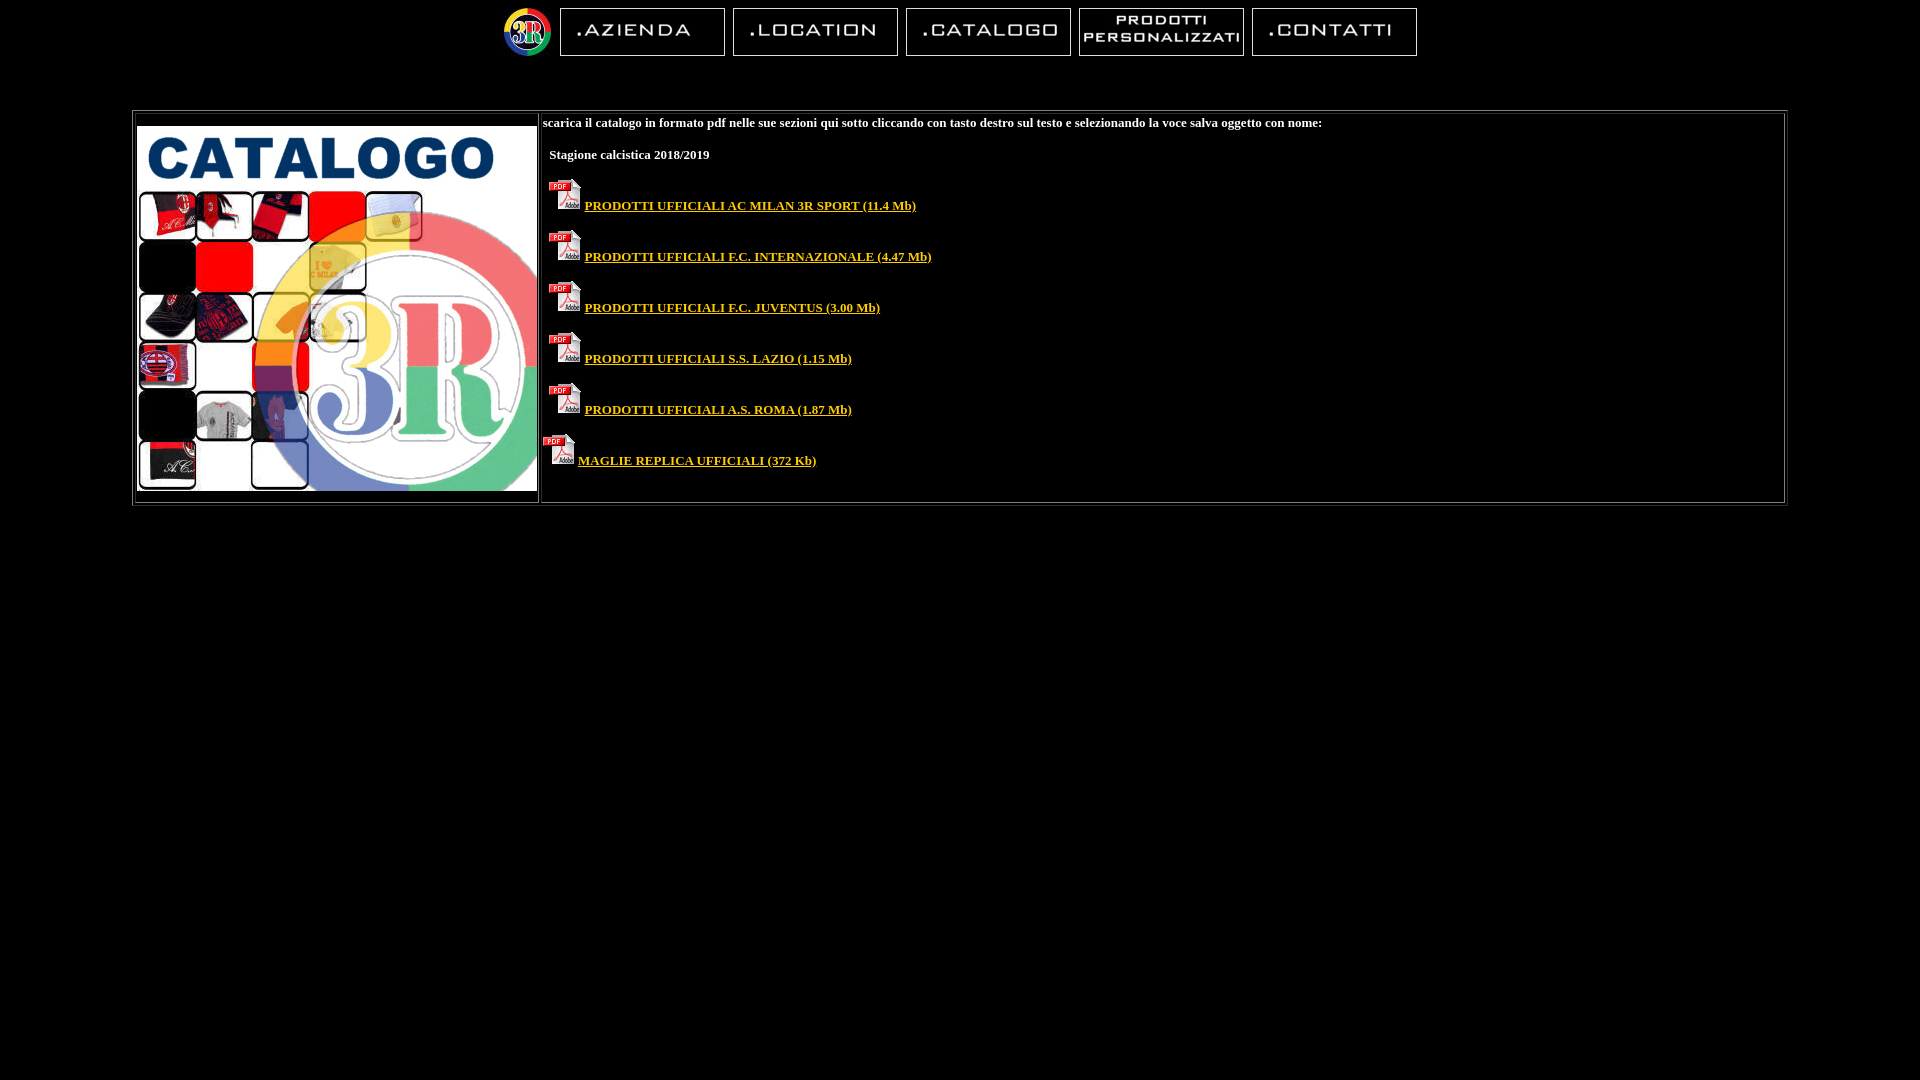 The height and width of the screenshot is (1080, 1920). I want to click on 'PRODOTTI UFFICIALI F.C. INTERNAZIONALE (4.47 Mb)', so click(757, 255).